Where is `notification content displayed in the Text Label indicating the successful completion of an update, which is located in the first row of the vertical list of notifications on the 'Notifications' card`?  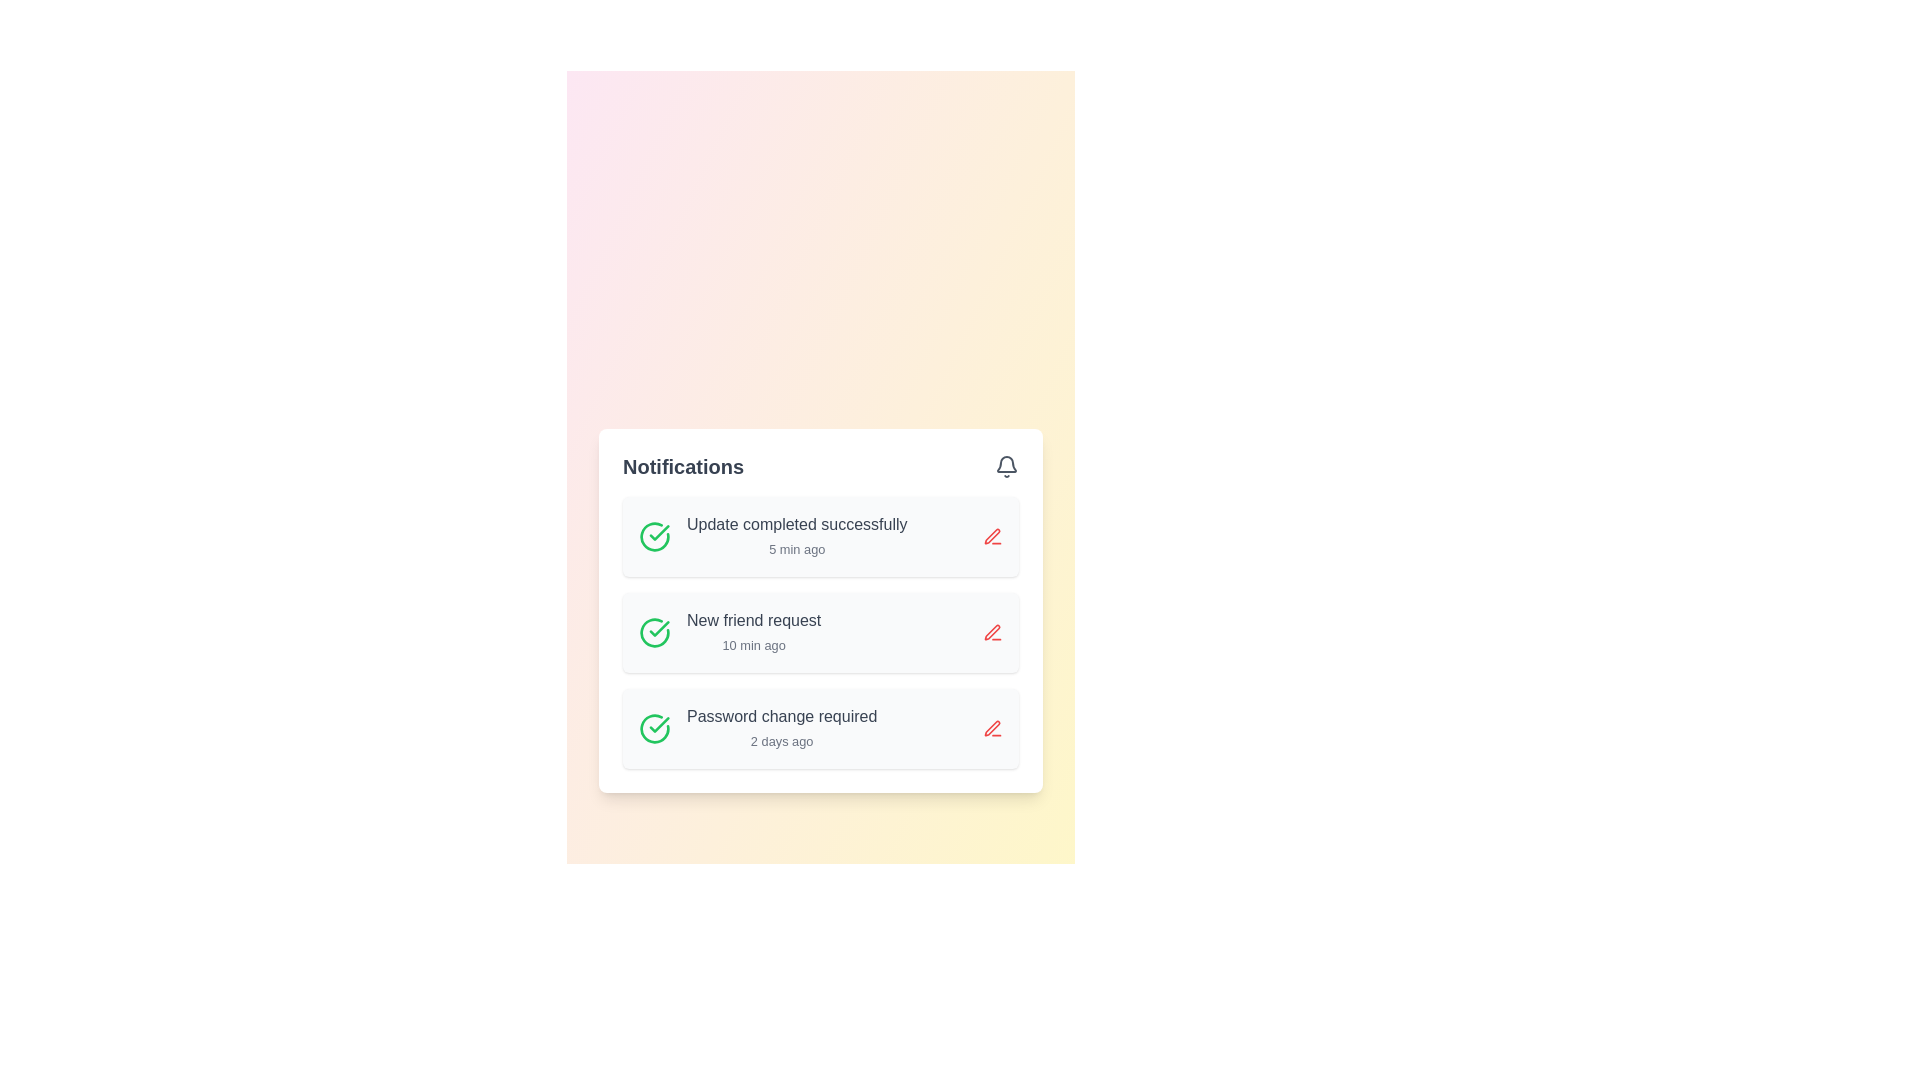 notification content displayed in the Text Label indicating the successful completion of an update, which is located in the first row of the vertical list of notifications on the 'Notifications' card is located at coordinates (796, 535).